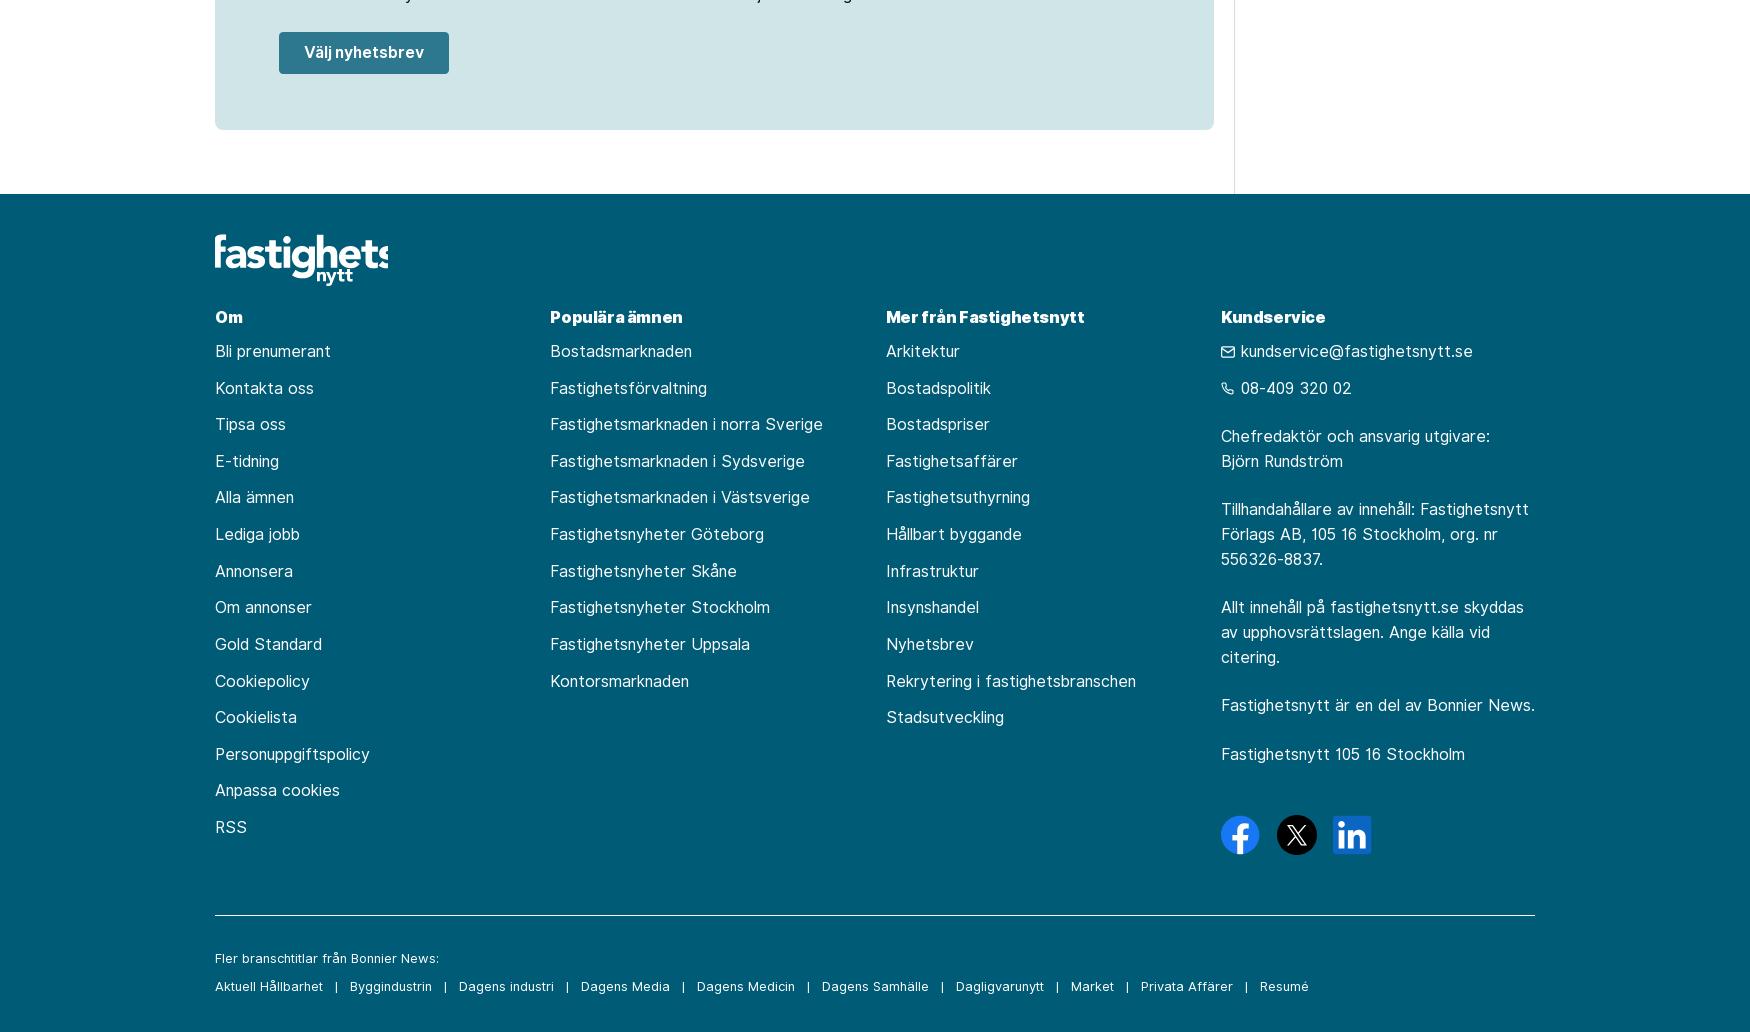 The image size is (1750, 1032). What do you see at coordinates (1271, 315) in the screenshot?
I see `'Kundservice'` at bounding box center [1271, 315].